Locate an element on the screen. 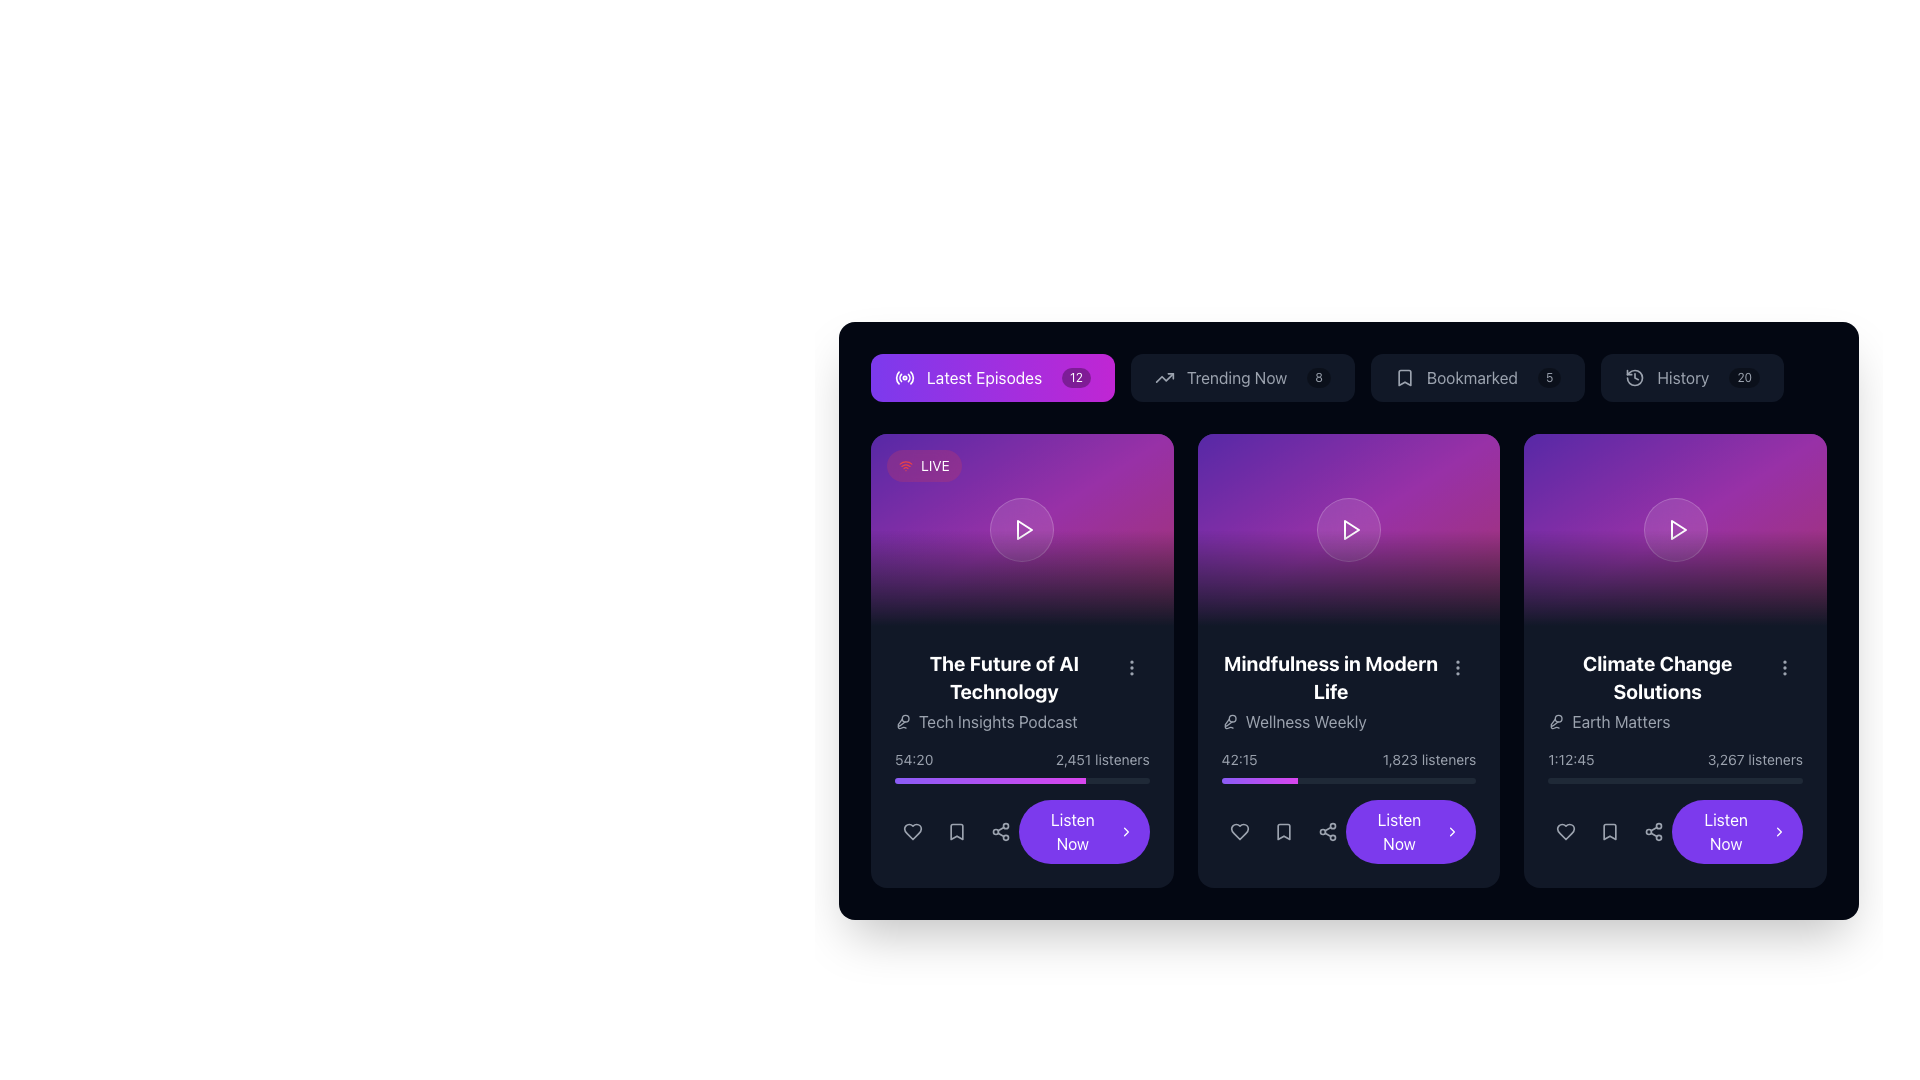 This screenshot has height=1080, width=1920. the heart-shaped button in the dark card interface to mark the 'Mindfulness in Modern Life' podcast as a favorite is located at coordinates (1238, 832).